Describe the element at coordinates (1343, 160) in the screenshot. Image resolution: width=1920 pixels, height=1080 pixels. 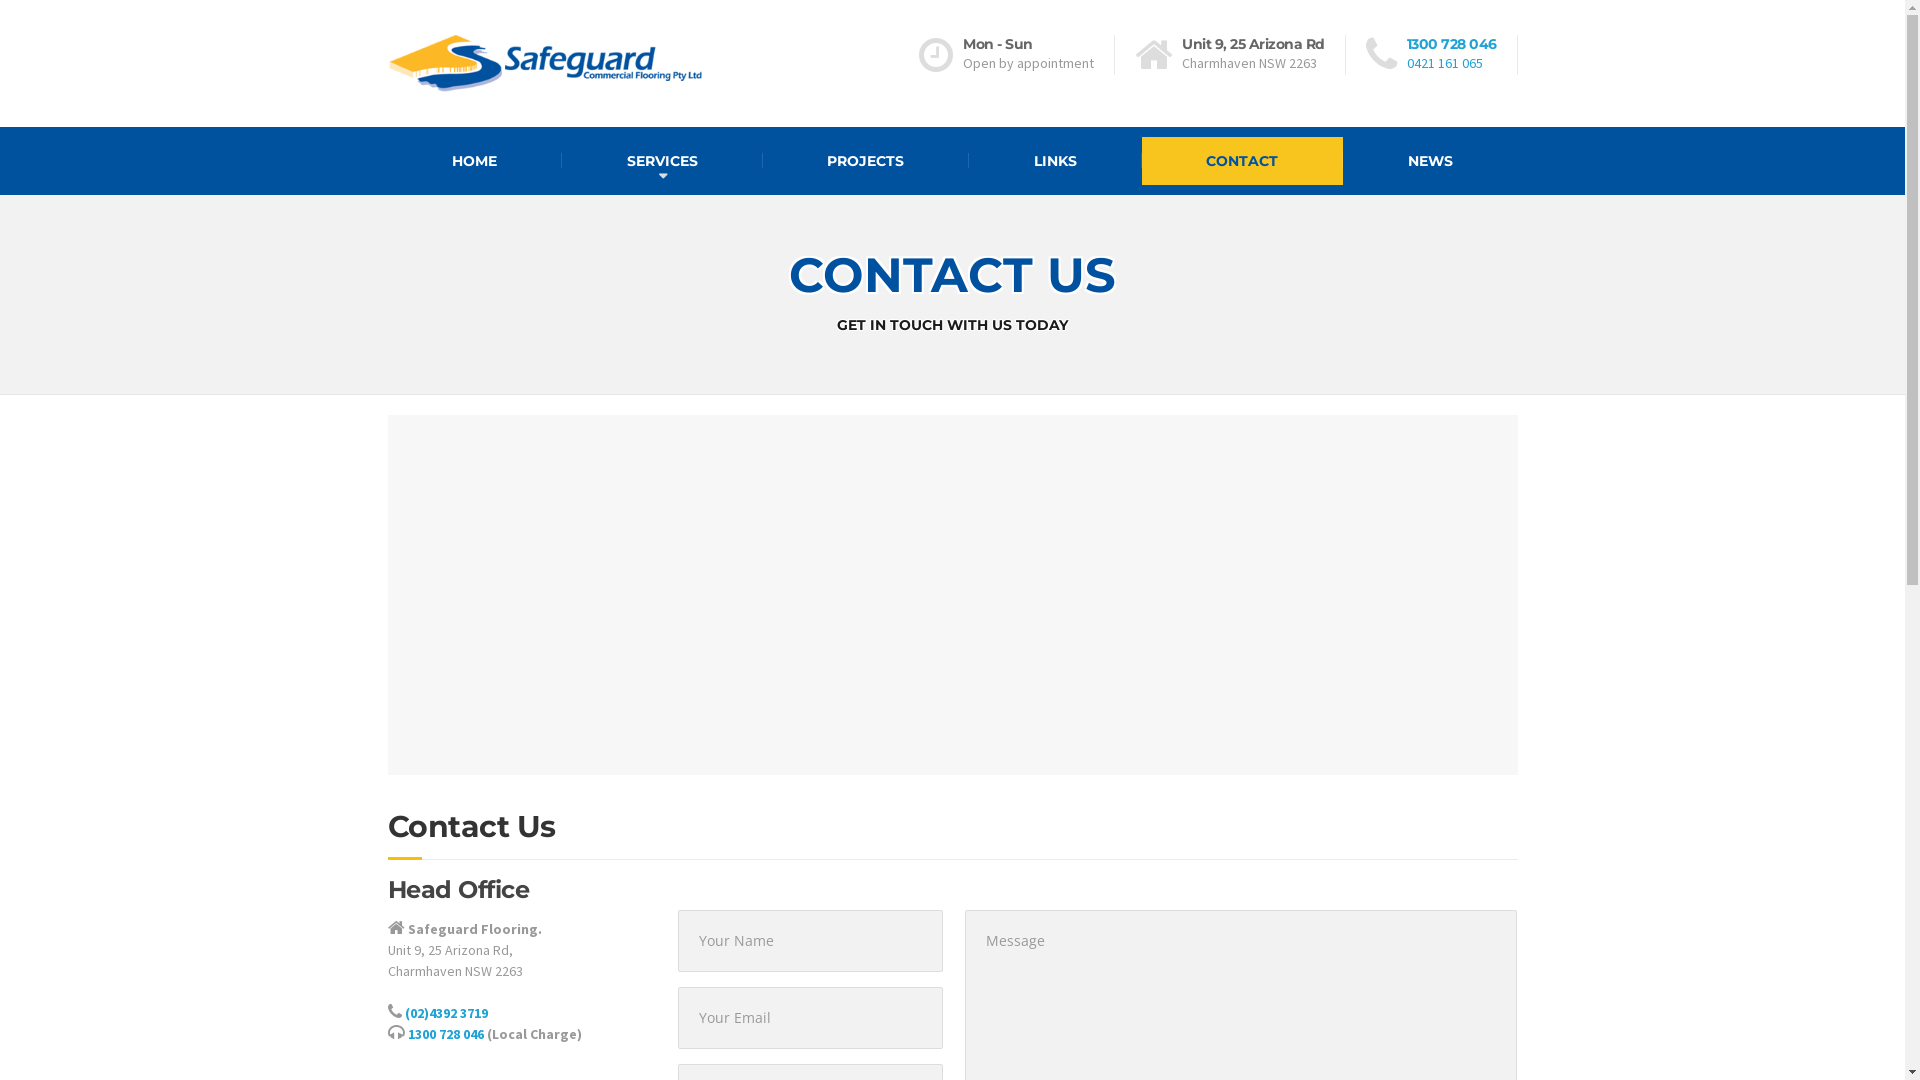
I see `'NEWS'` at that location.